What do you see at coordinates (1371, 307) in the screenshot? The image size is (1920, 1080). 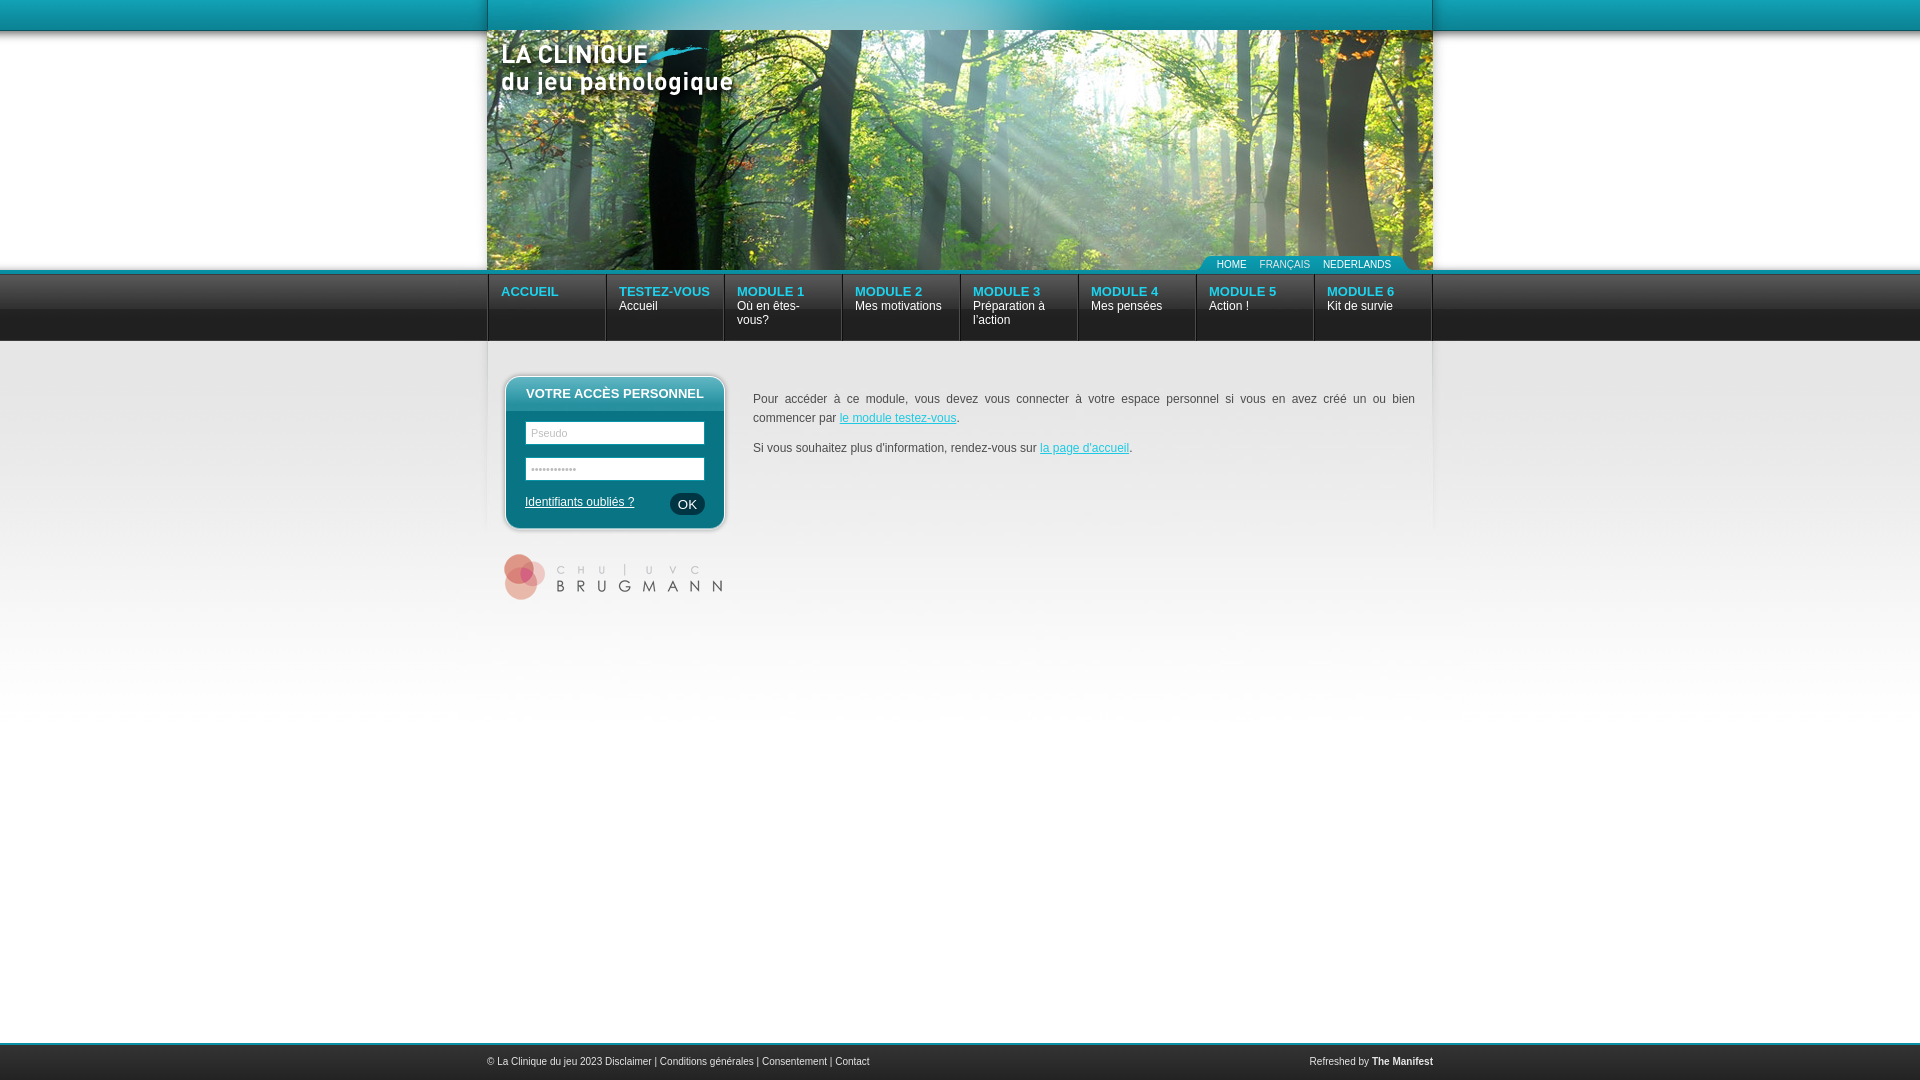 I see `'MODULE 6` at bounding box center [1371, 307].